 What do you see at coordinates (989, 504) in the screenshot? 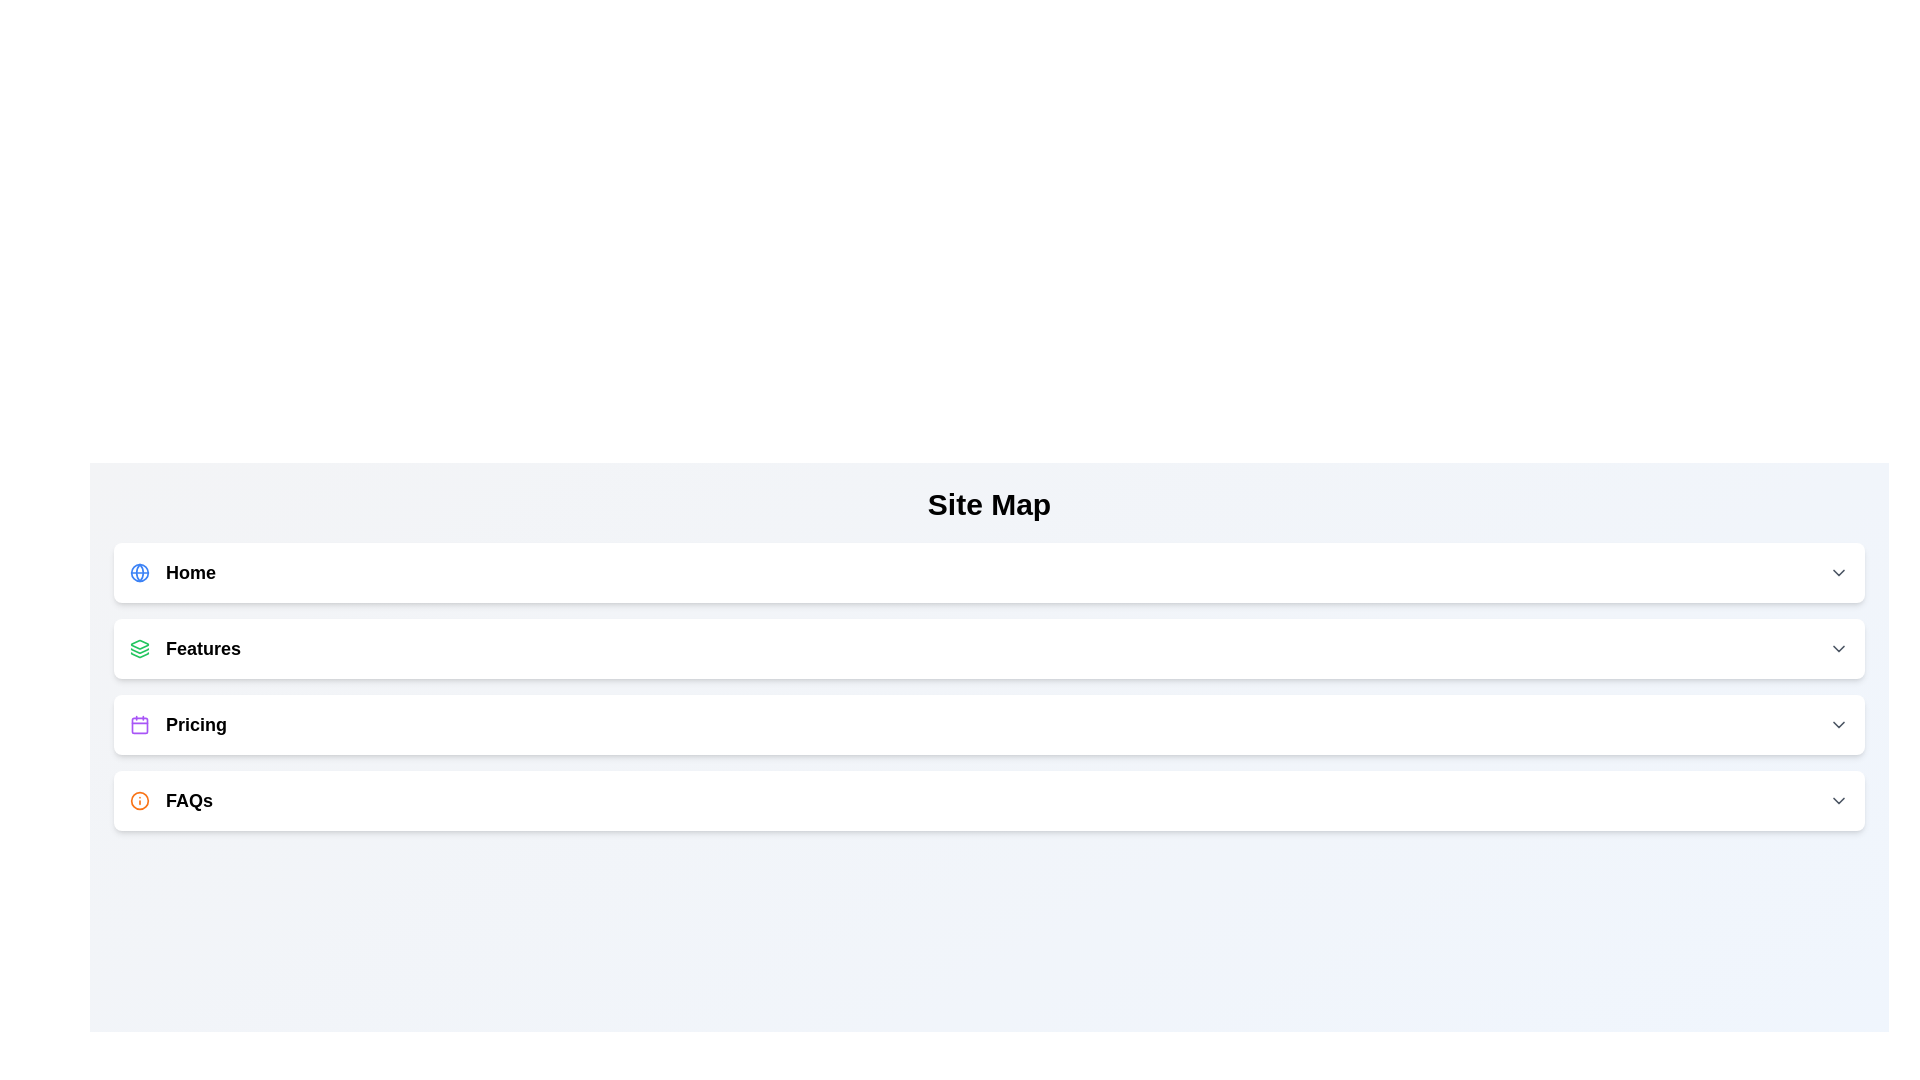
I see `the 'Site Map' static text heading, which is a large, bold, black text prominently displayed at the top of a section, centered above a list of items` at bounding box center [989, 504].